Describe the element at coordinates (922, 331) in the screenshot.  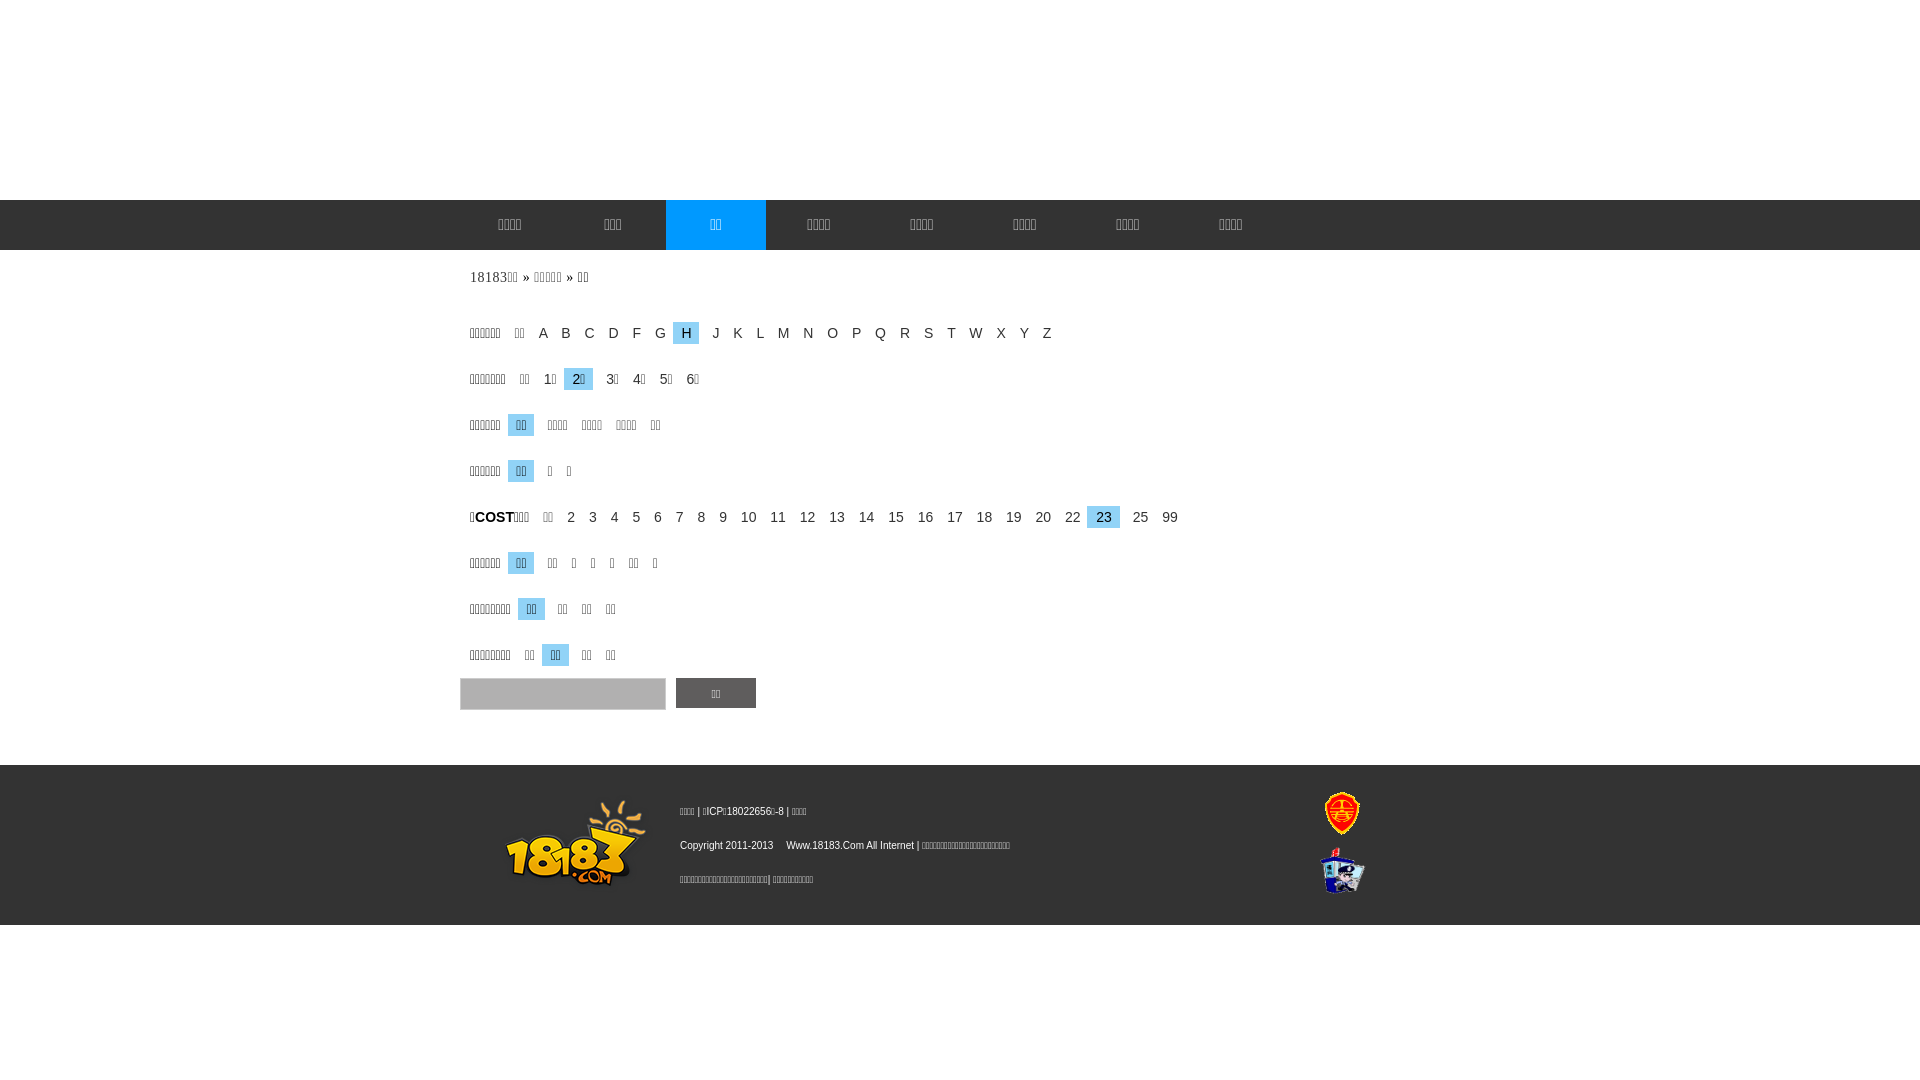
I see `'S'` at that location.